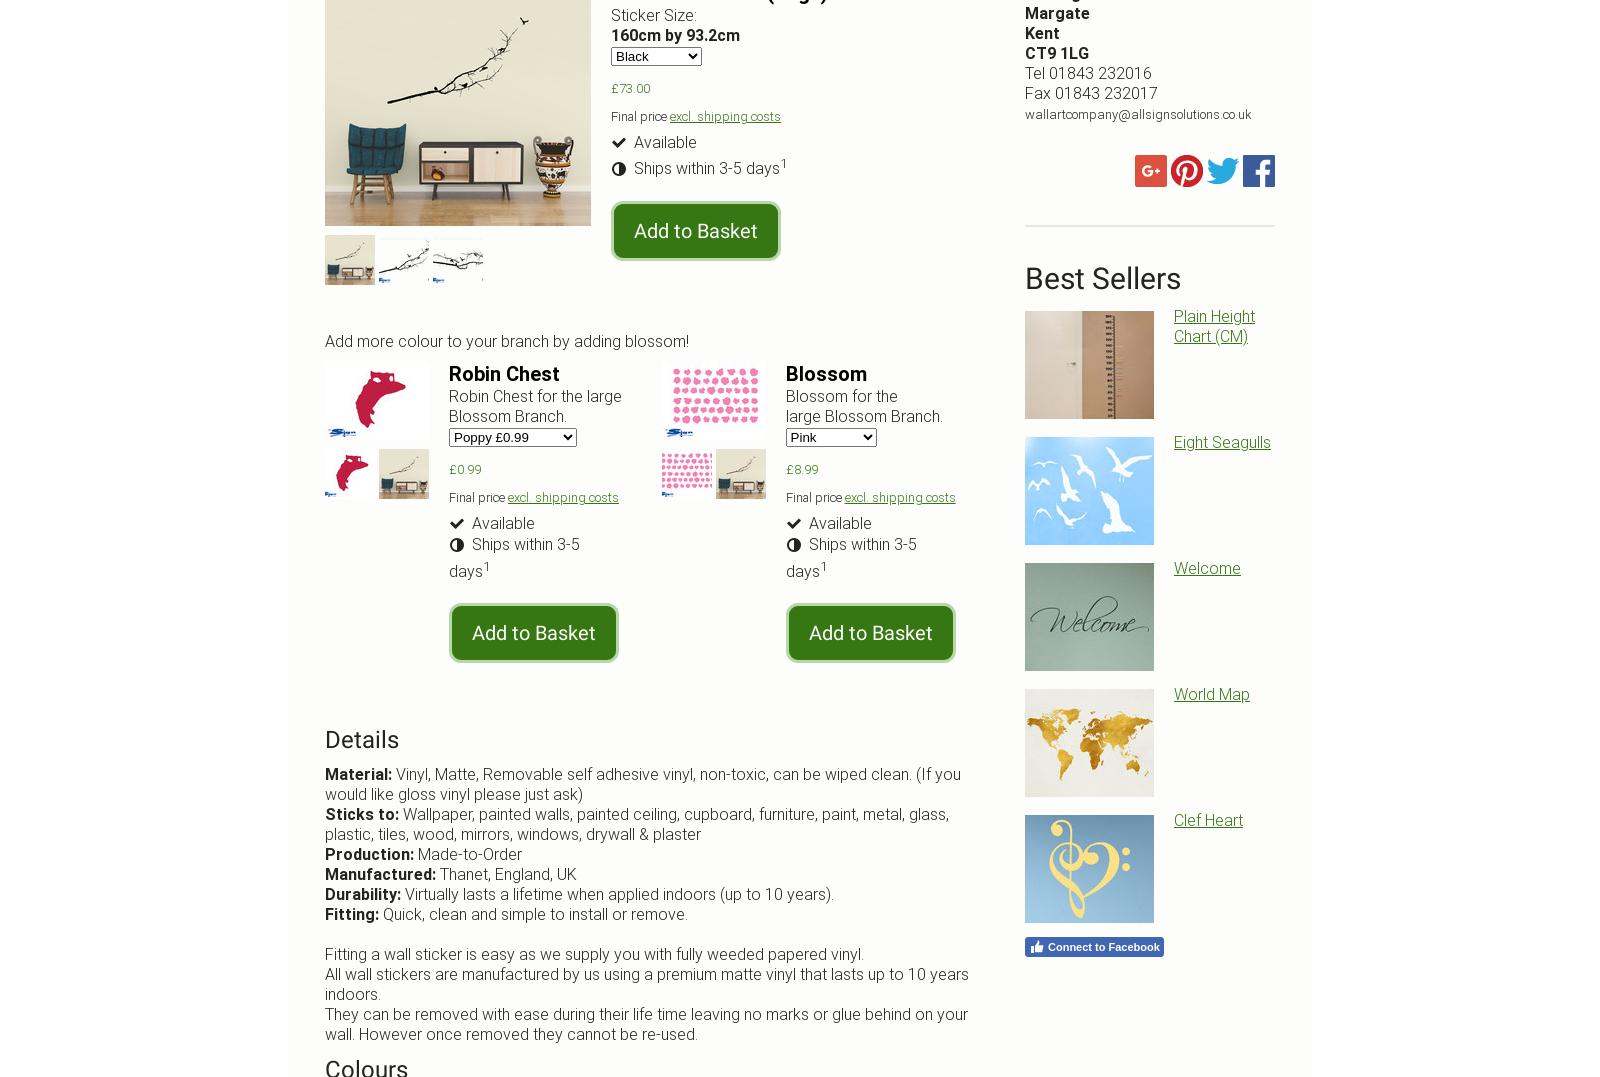 The width and height of the screenshot is (1600, 1077). I want to click on 'Fitting:', so click(324, 912).